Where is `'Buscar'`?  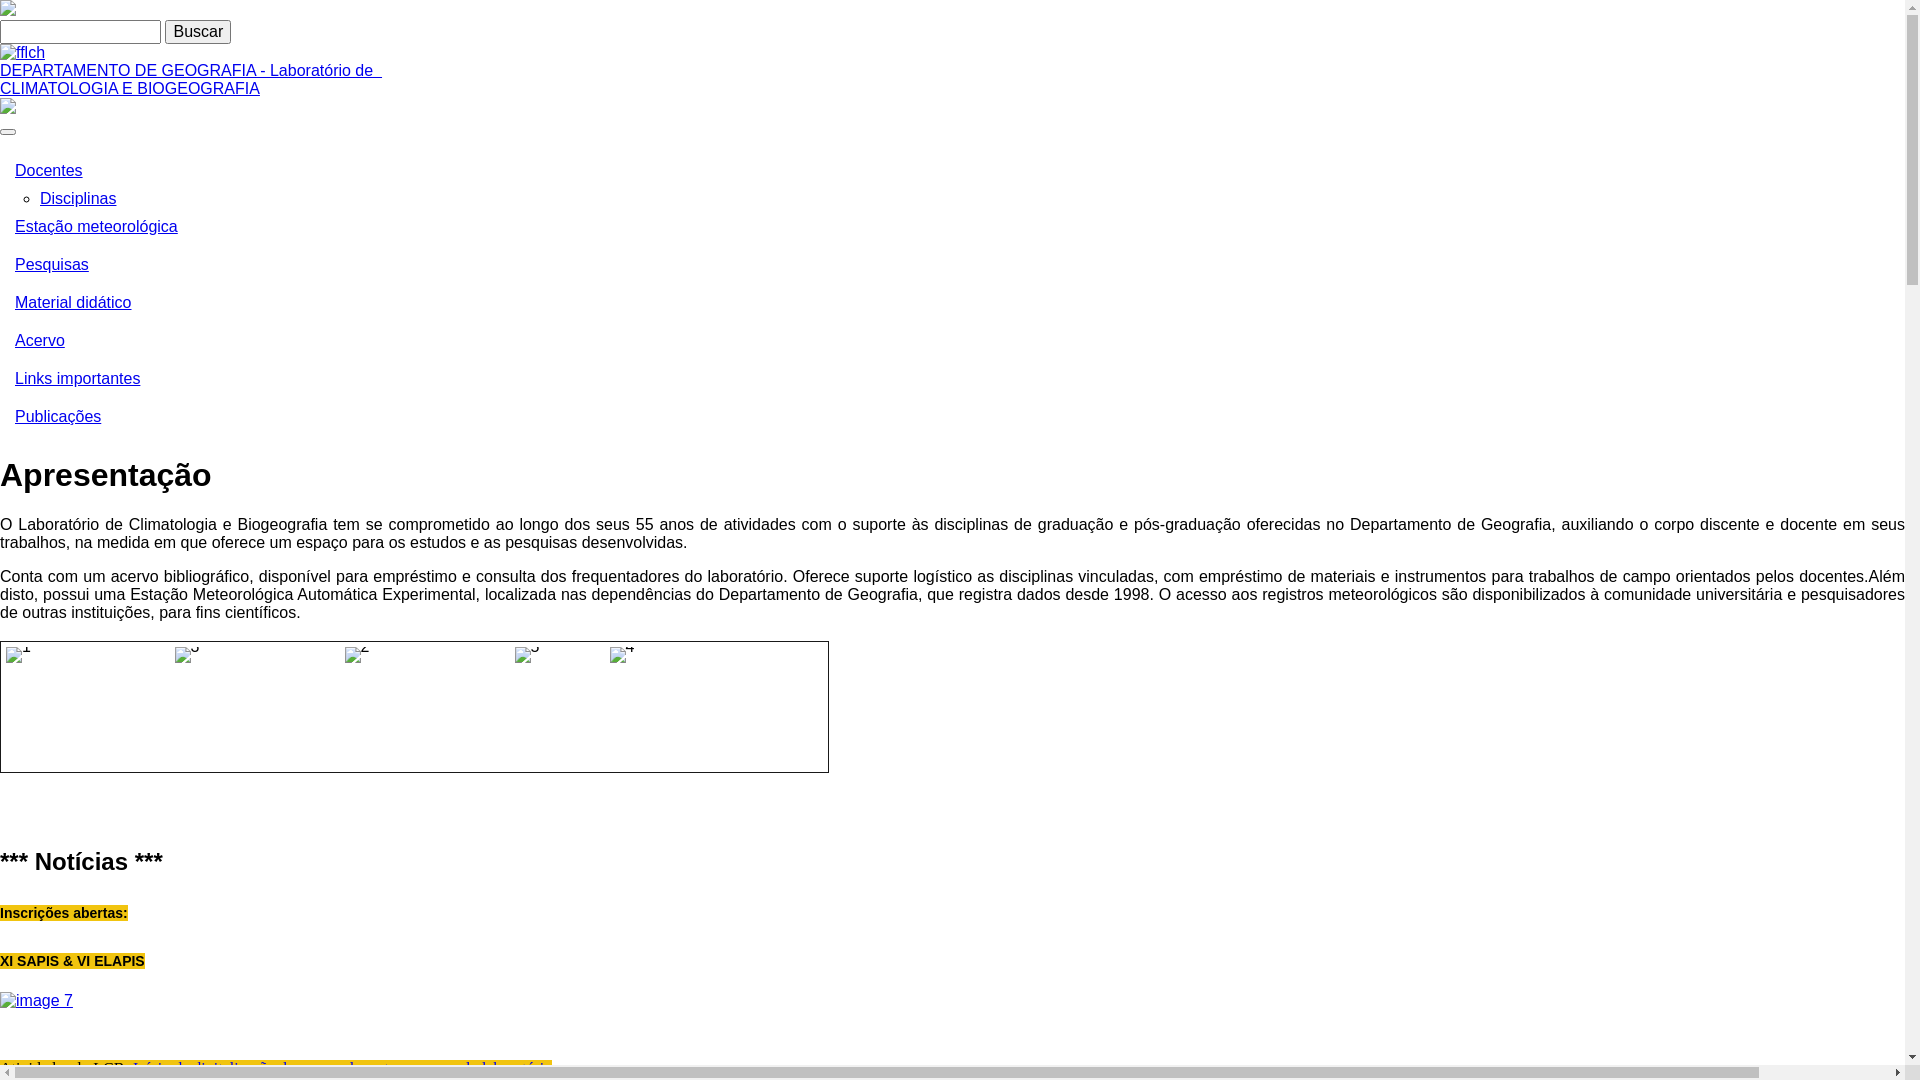 'Buscar' is located at coordinates (197, 31).